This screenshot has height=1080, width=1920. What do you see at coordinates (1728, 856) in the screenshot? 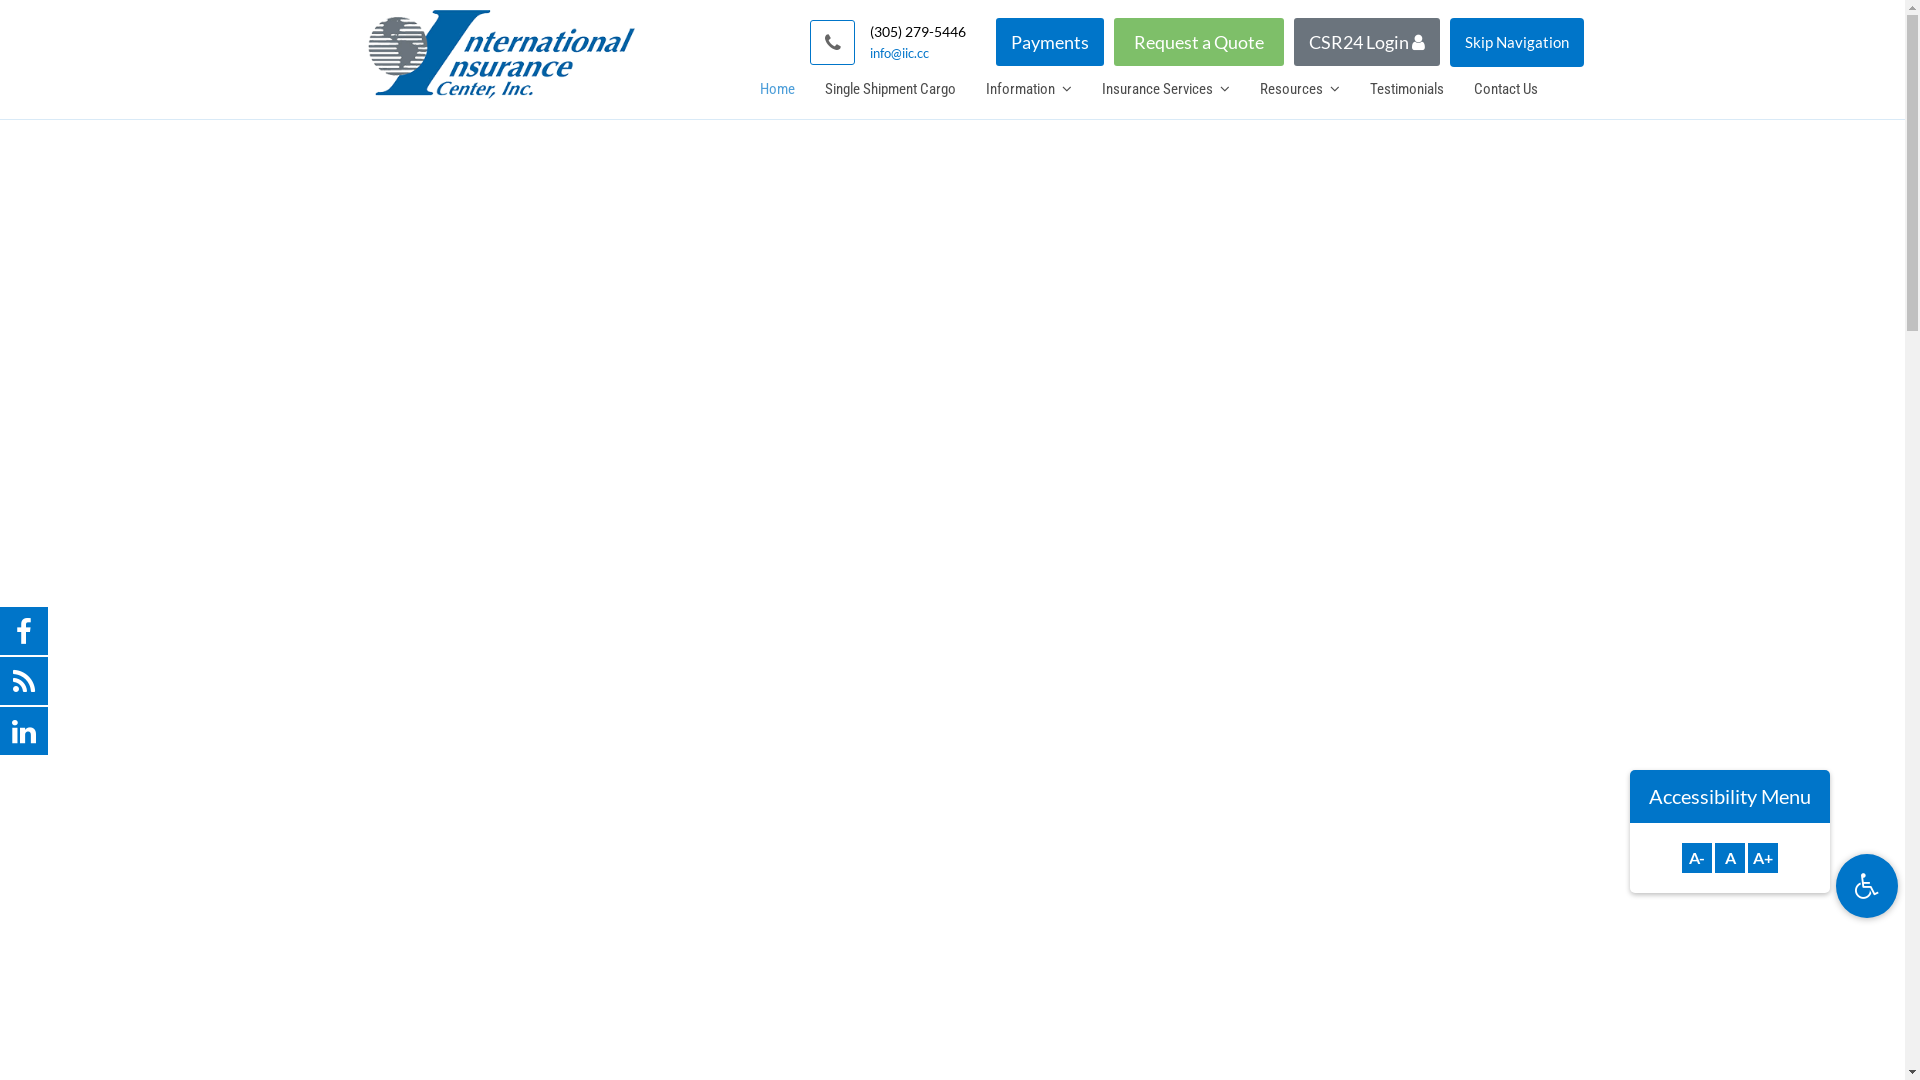
I see `'A'` at bounding box center [1728, 856].